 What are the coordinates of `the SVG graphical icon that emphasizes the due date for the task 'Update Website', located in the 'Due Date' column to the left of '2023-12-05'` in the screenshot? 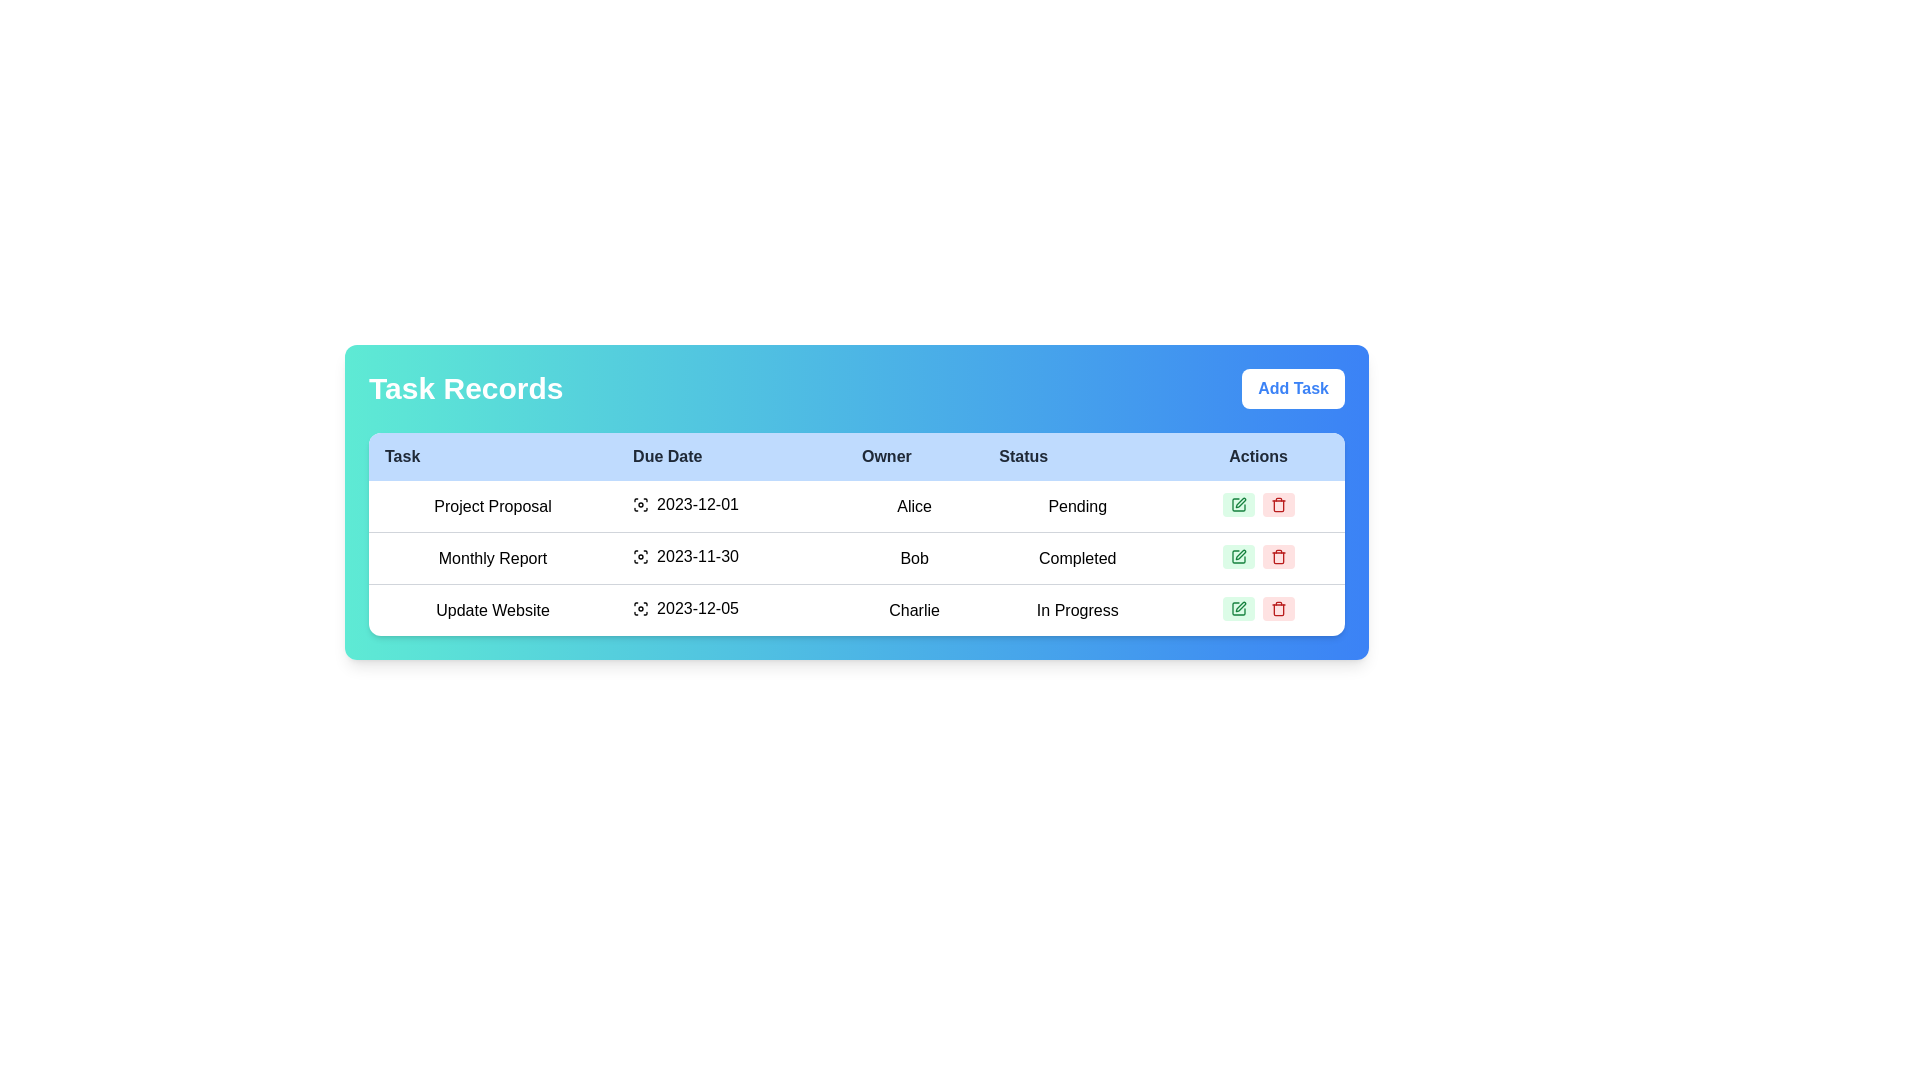 It's located at (641, 608).